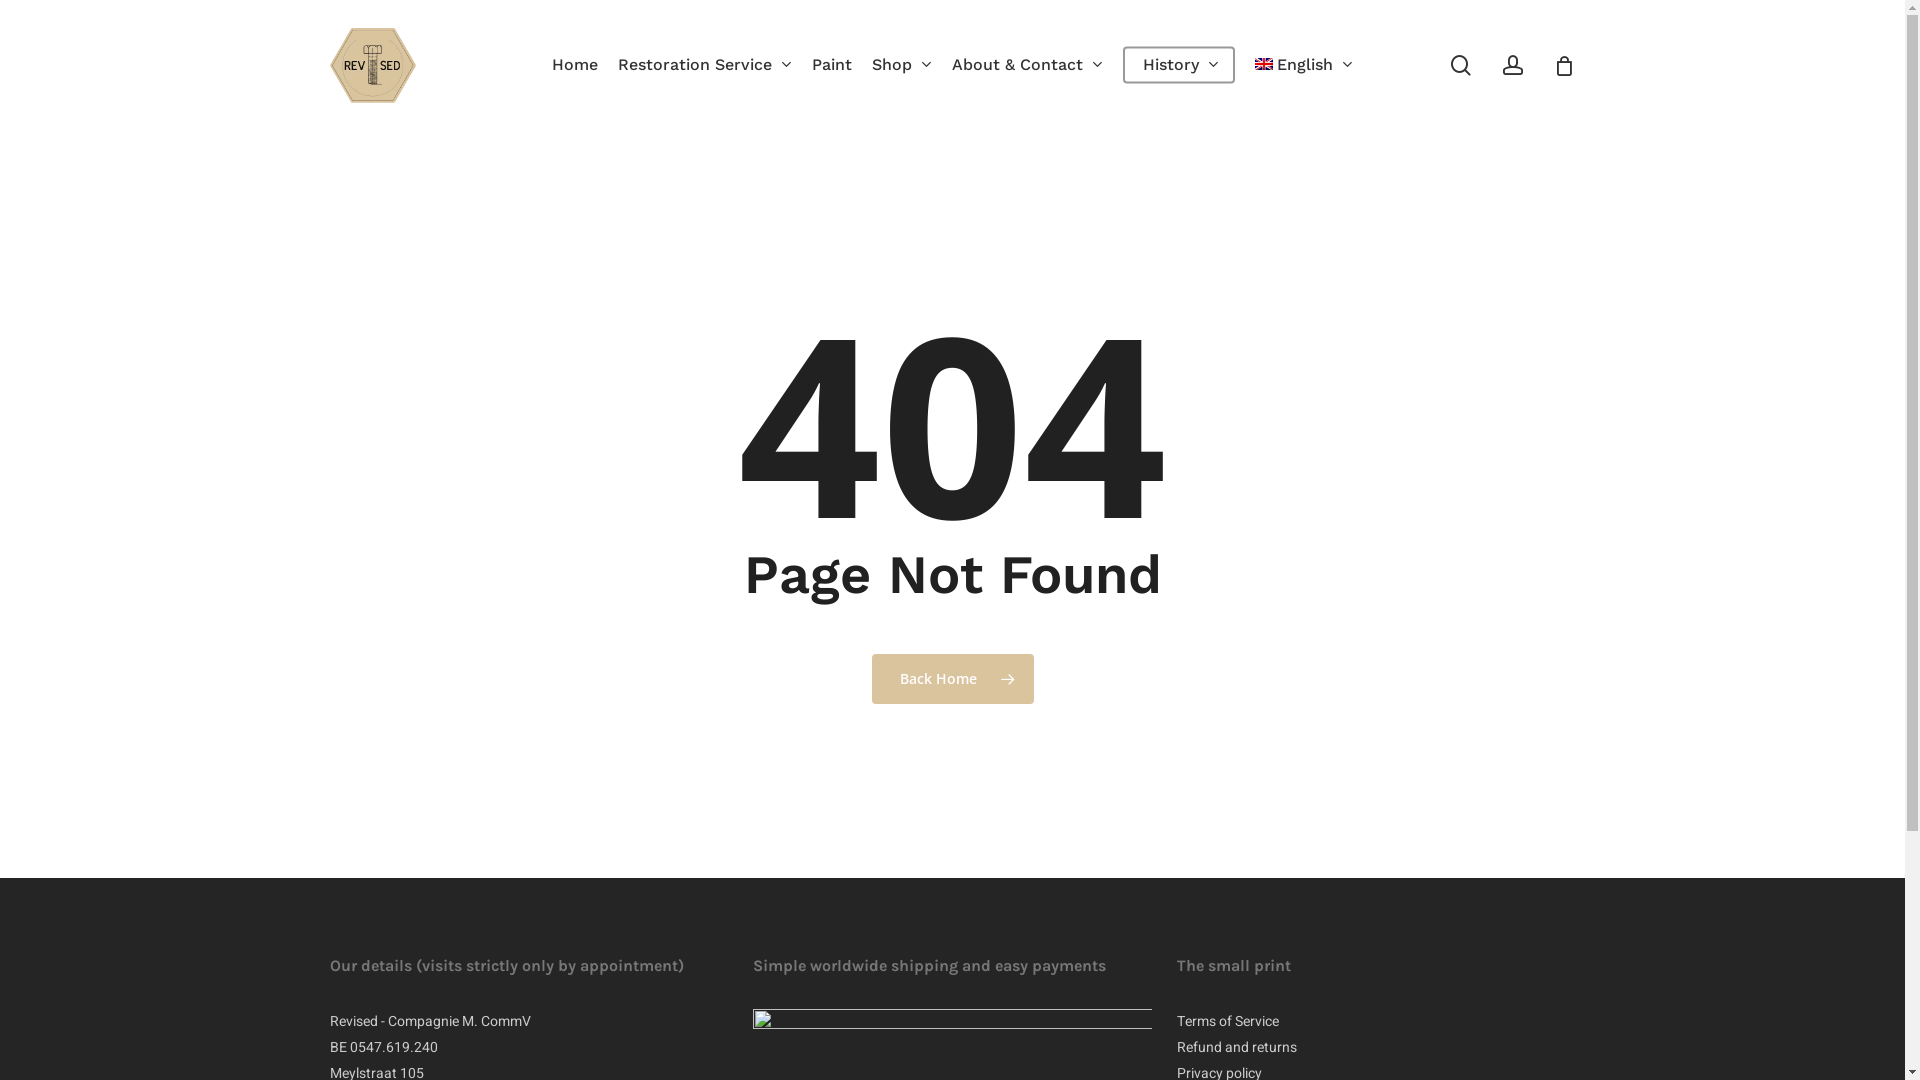 The height and width of the screenshot is (1080, 1920). I want to click on 'History', so click(1179, 64).